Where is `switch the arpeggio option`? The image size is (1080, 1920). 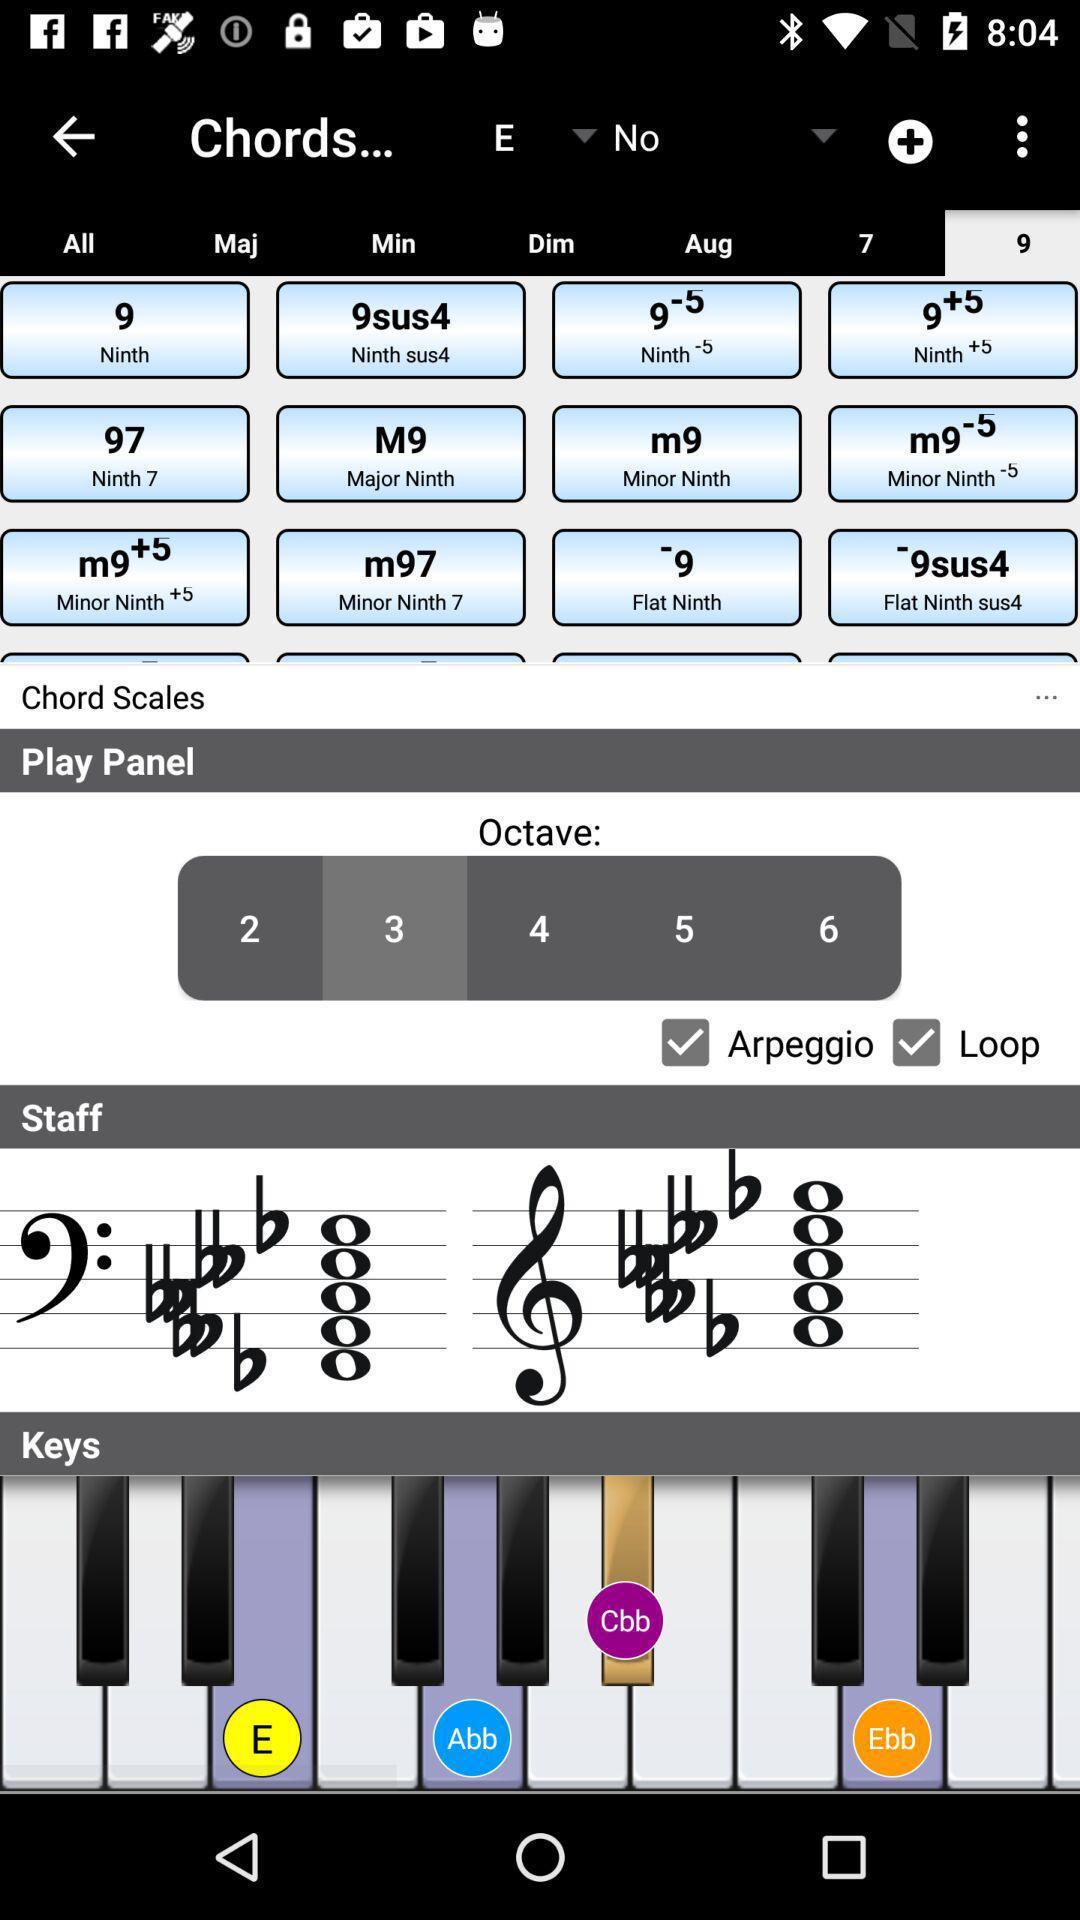
switch the arpeggio option is located at coordinates (684, 1041).